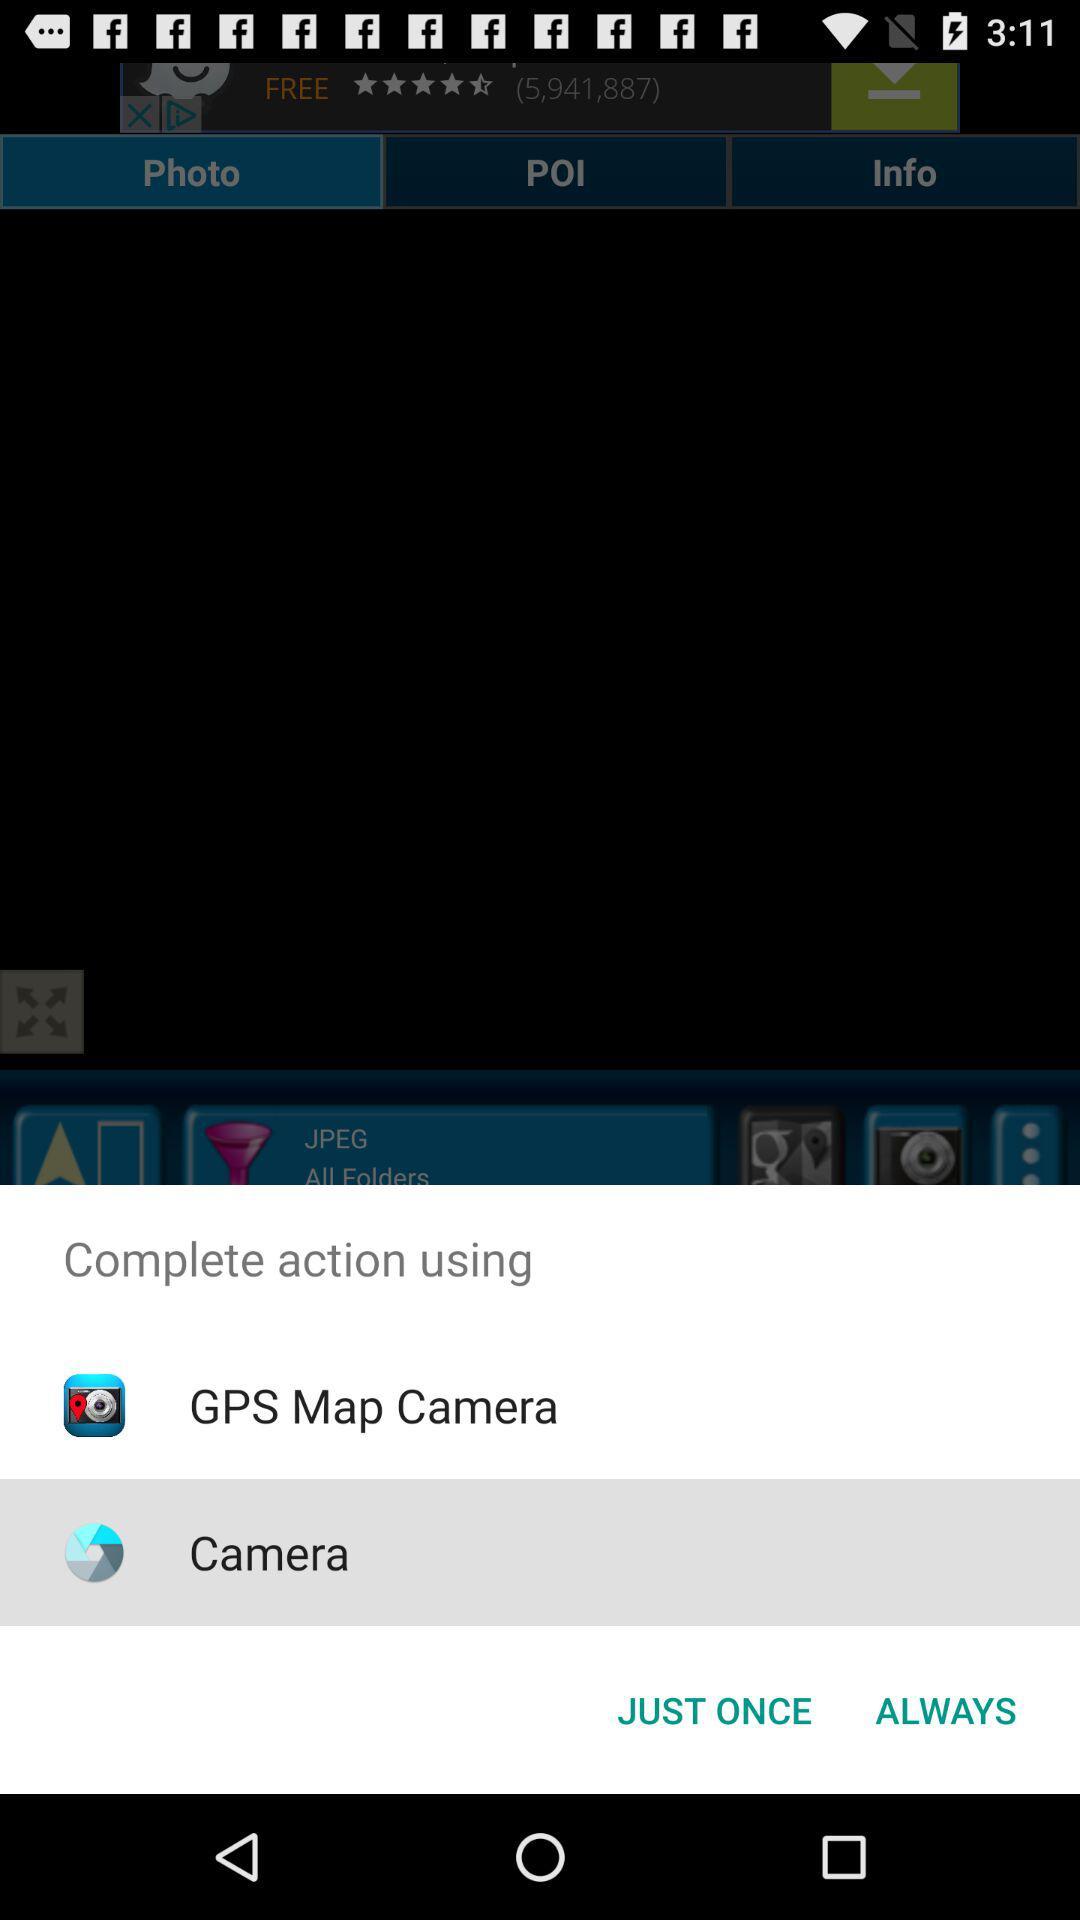 This screenshot has width=1080, height=1920. Describe the element at coordinates (945, 1708) in the screenshot. I see `the icon next to just once icon` at that location.